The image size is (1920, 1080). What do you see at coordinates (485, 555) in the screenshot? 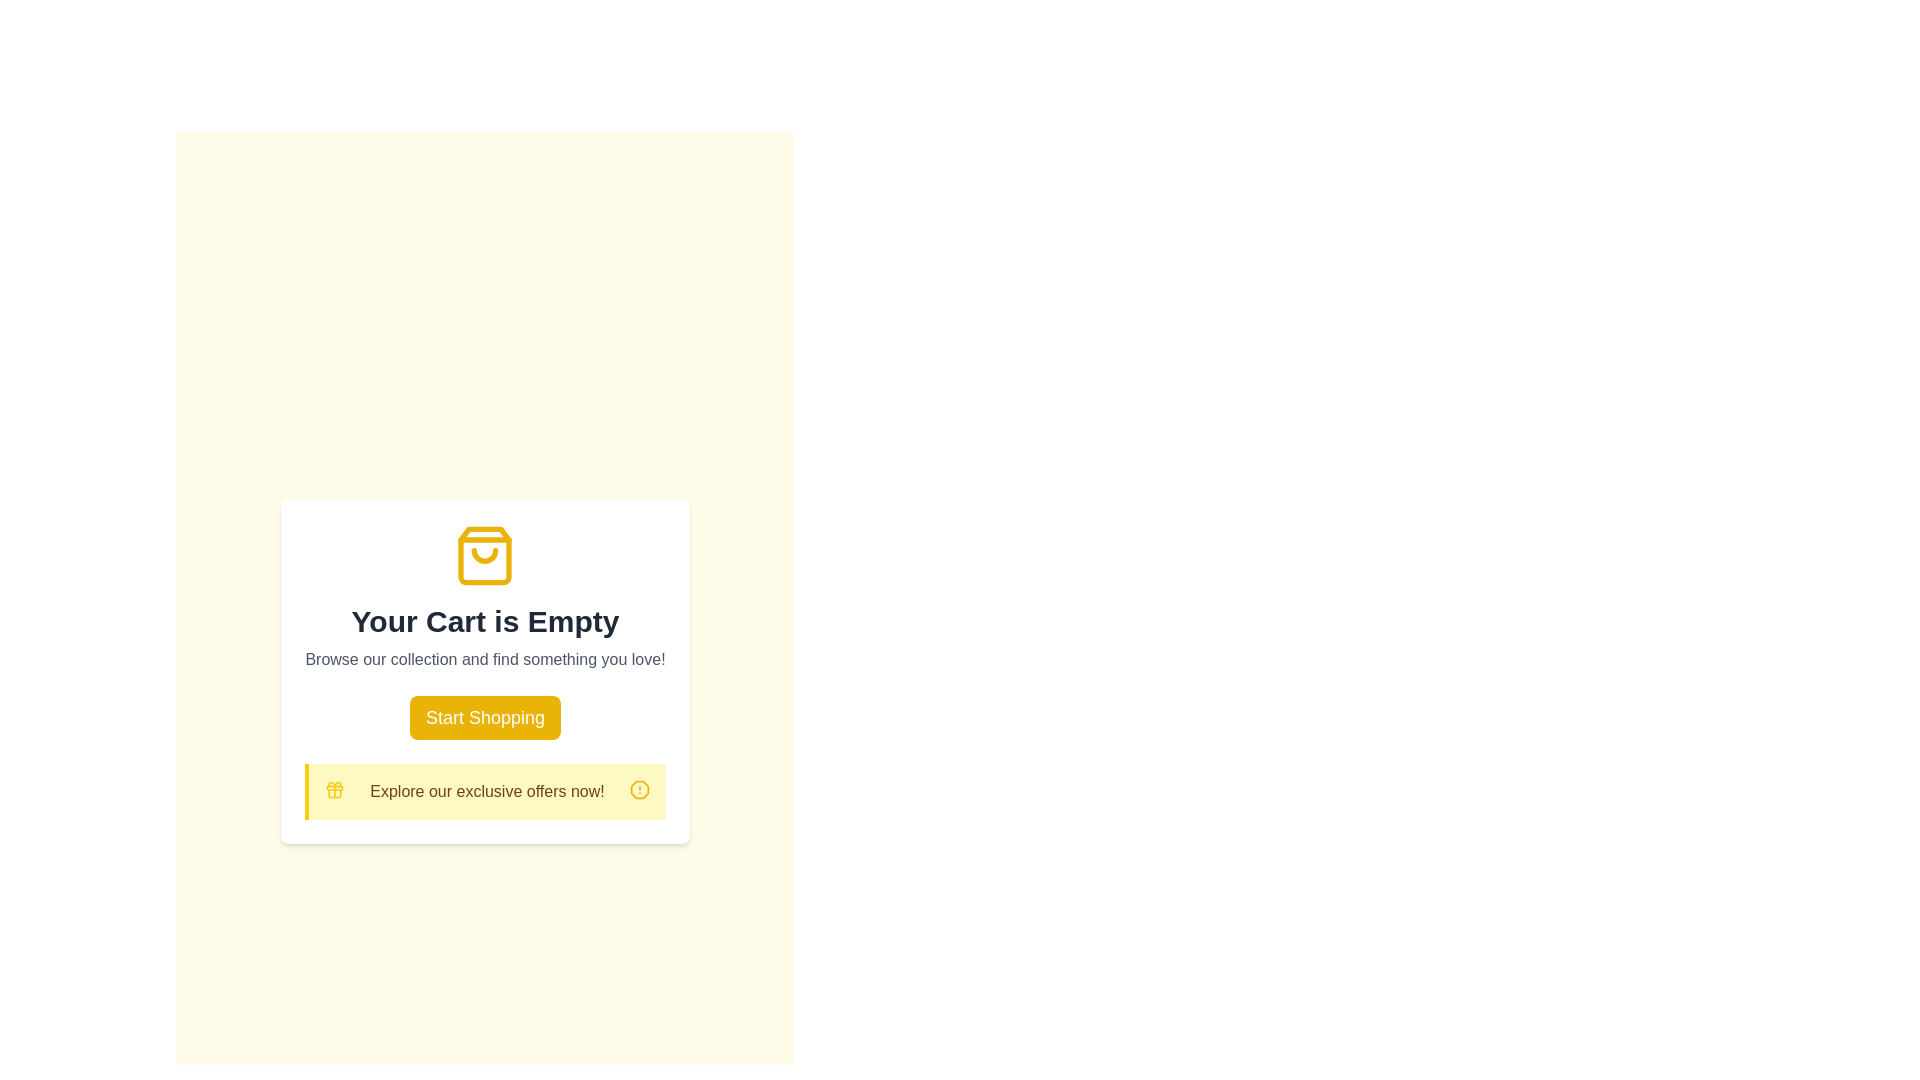
I see `the shopping bag icon with a cheerful face, which is located at the top center of a white rounded card that contains the 'Your Cart is Empty' message` at bounding box center [485, 555].